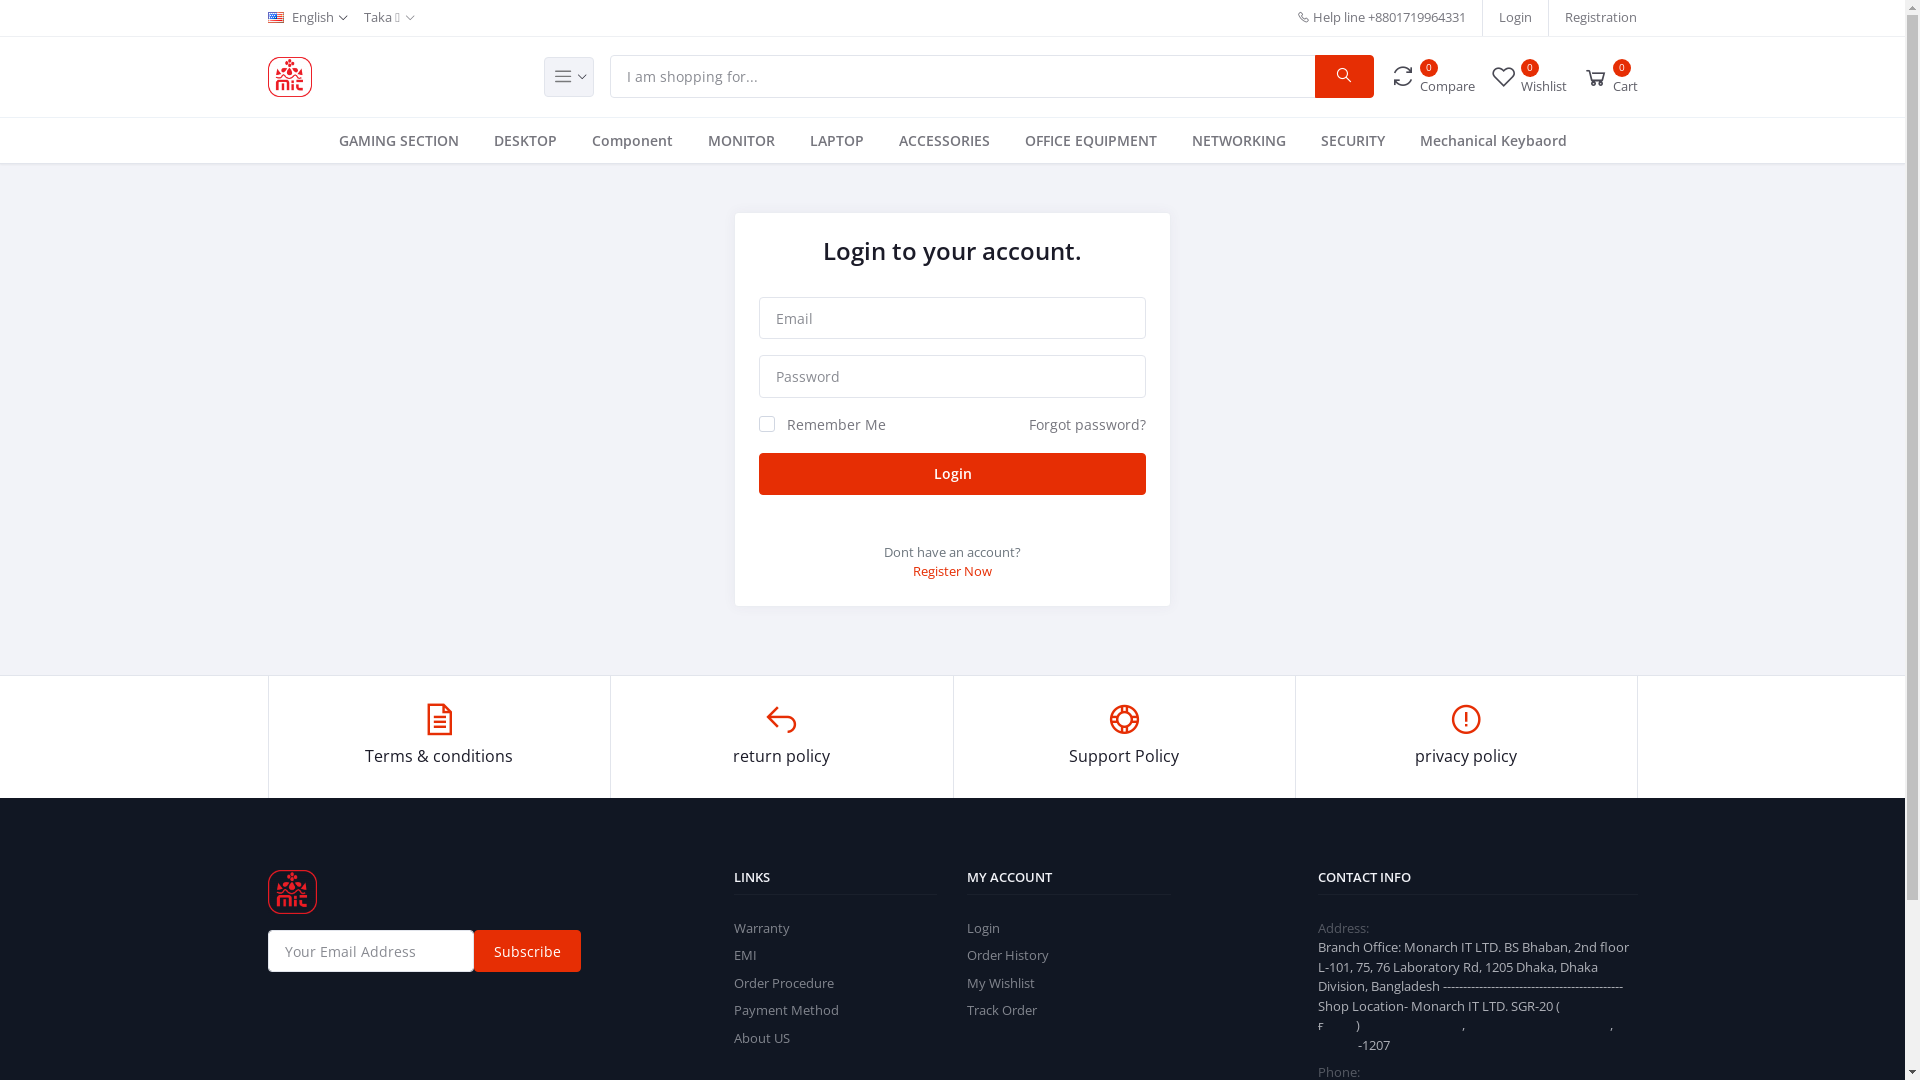 Image resolution: width=1920 pixels, height=1080 pixels. I want to click on 'Registration', so click(1601, 18).